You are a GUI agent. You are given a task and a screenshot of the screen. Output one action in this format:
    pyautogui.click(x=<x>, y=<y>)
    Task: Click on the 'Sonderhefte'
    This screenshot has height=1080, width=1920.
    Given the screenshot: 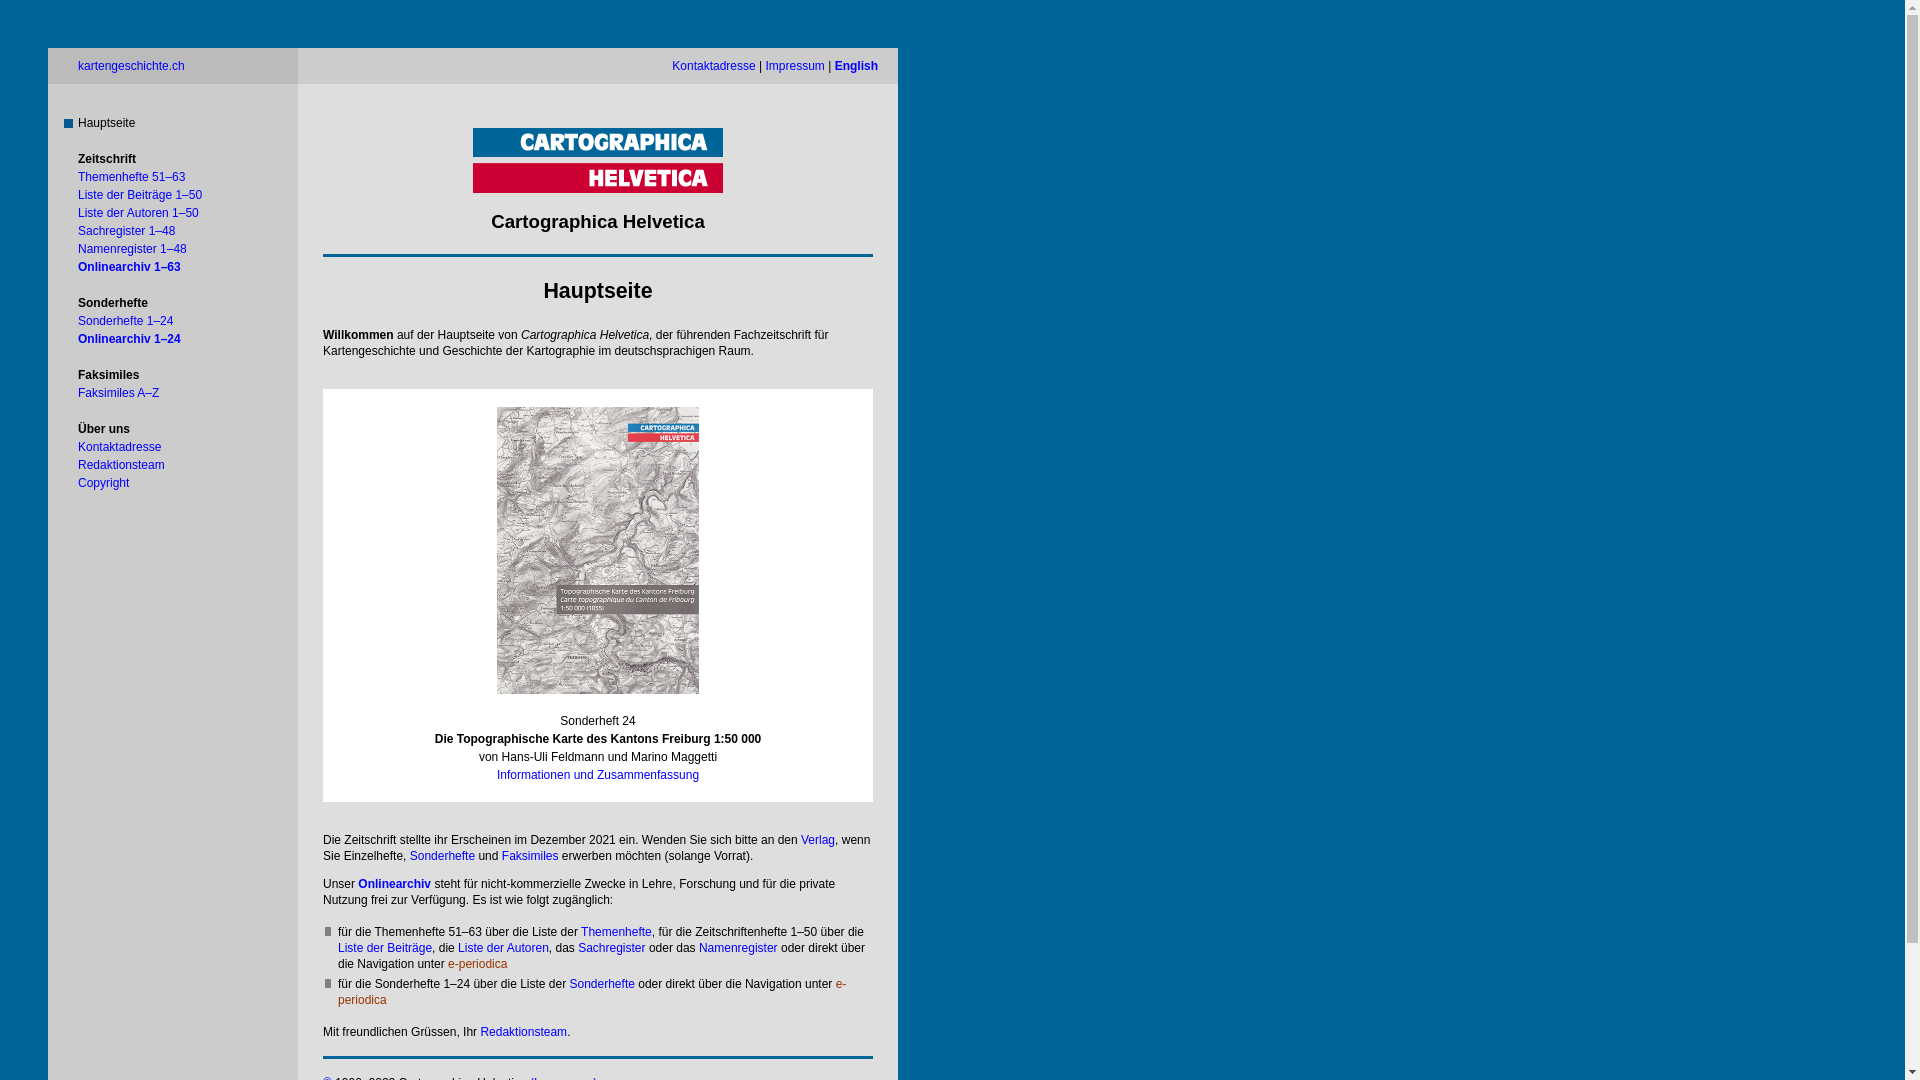 What is the action you would take?
    pyautogui.click(x=441, y=855)
    